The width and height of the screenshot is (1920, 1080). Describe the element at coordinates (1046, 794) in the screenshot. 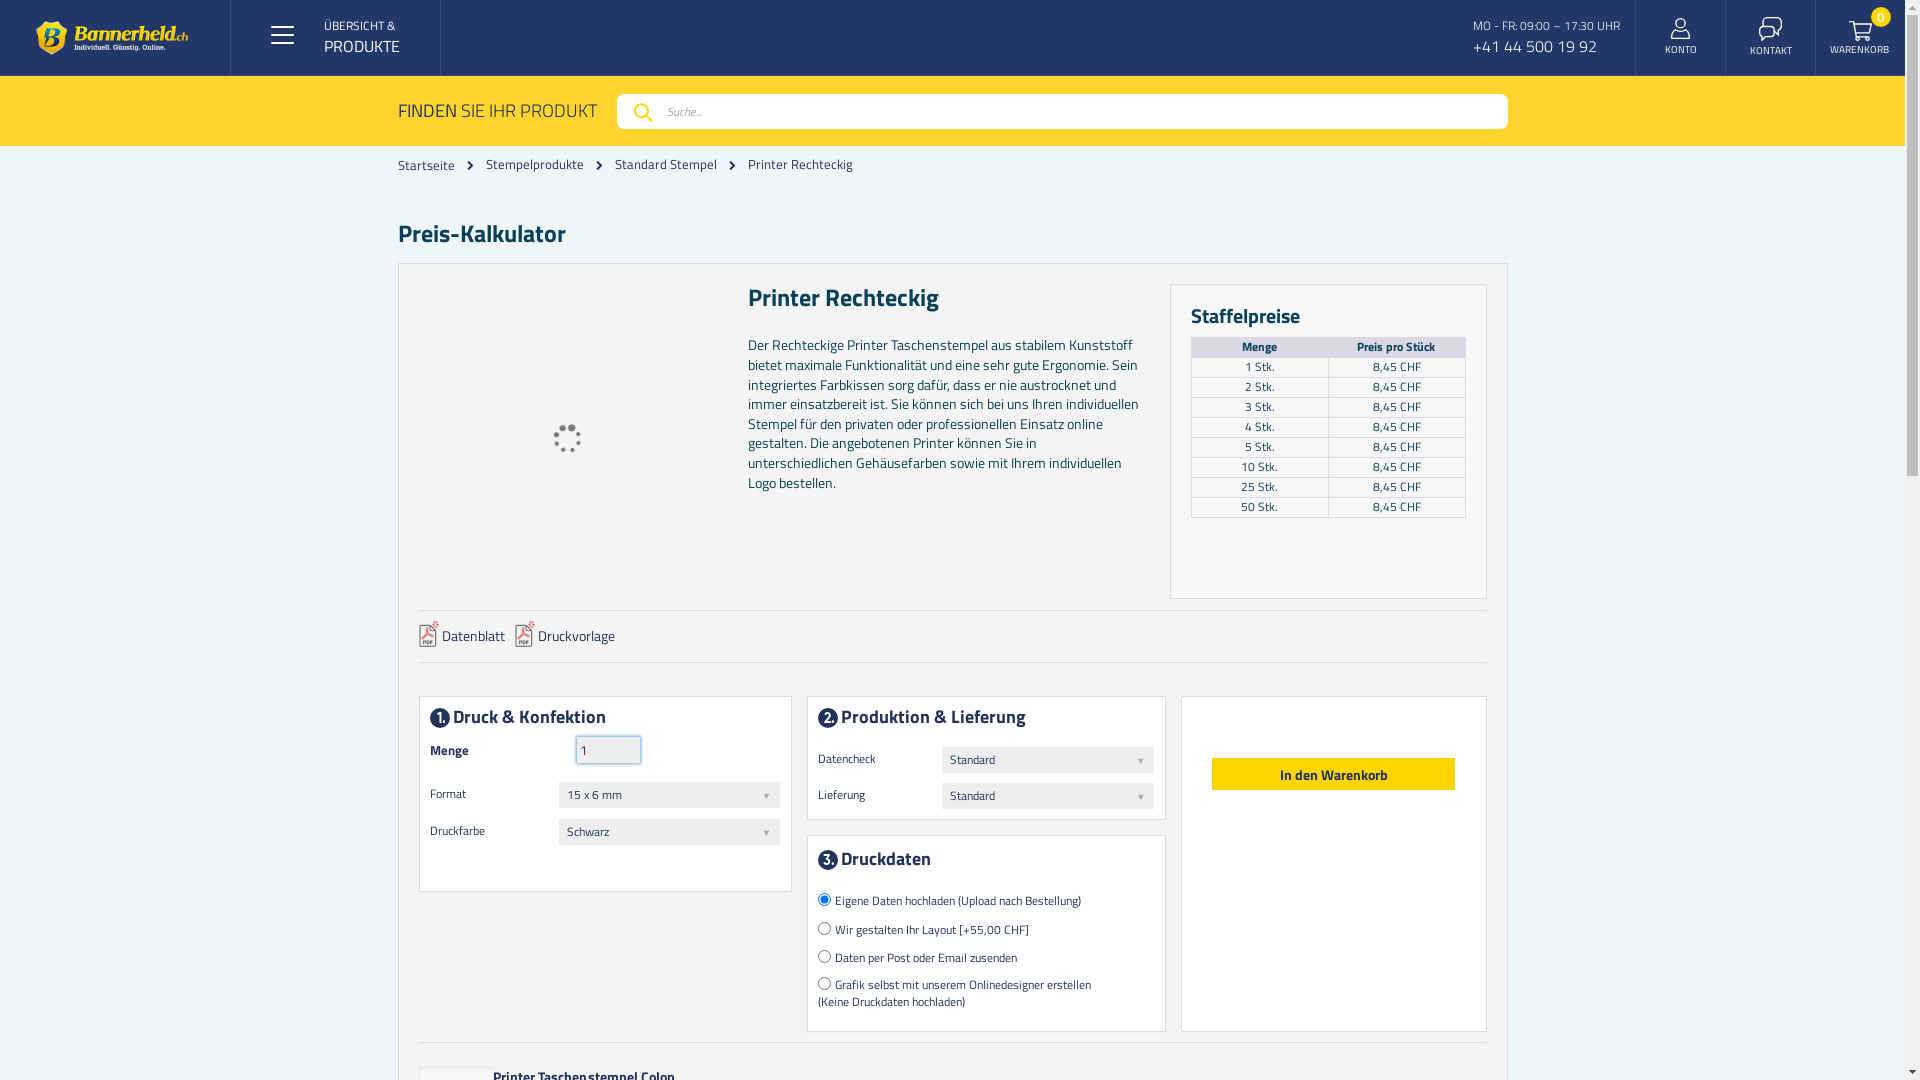

I see `'Standard'` at that location.